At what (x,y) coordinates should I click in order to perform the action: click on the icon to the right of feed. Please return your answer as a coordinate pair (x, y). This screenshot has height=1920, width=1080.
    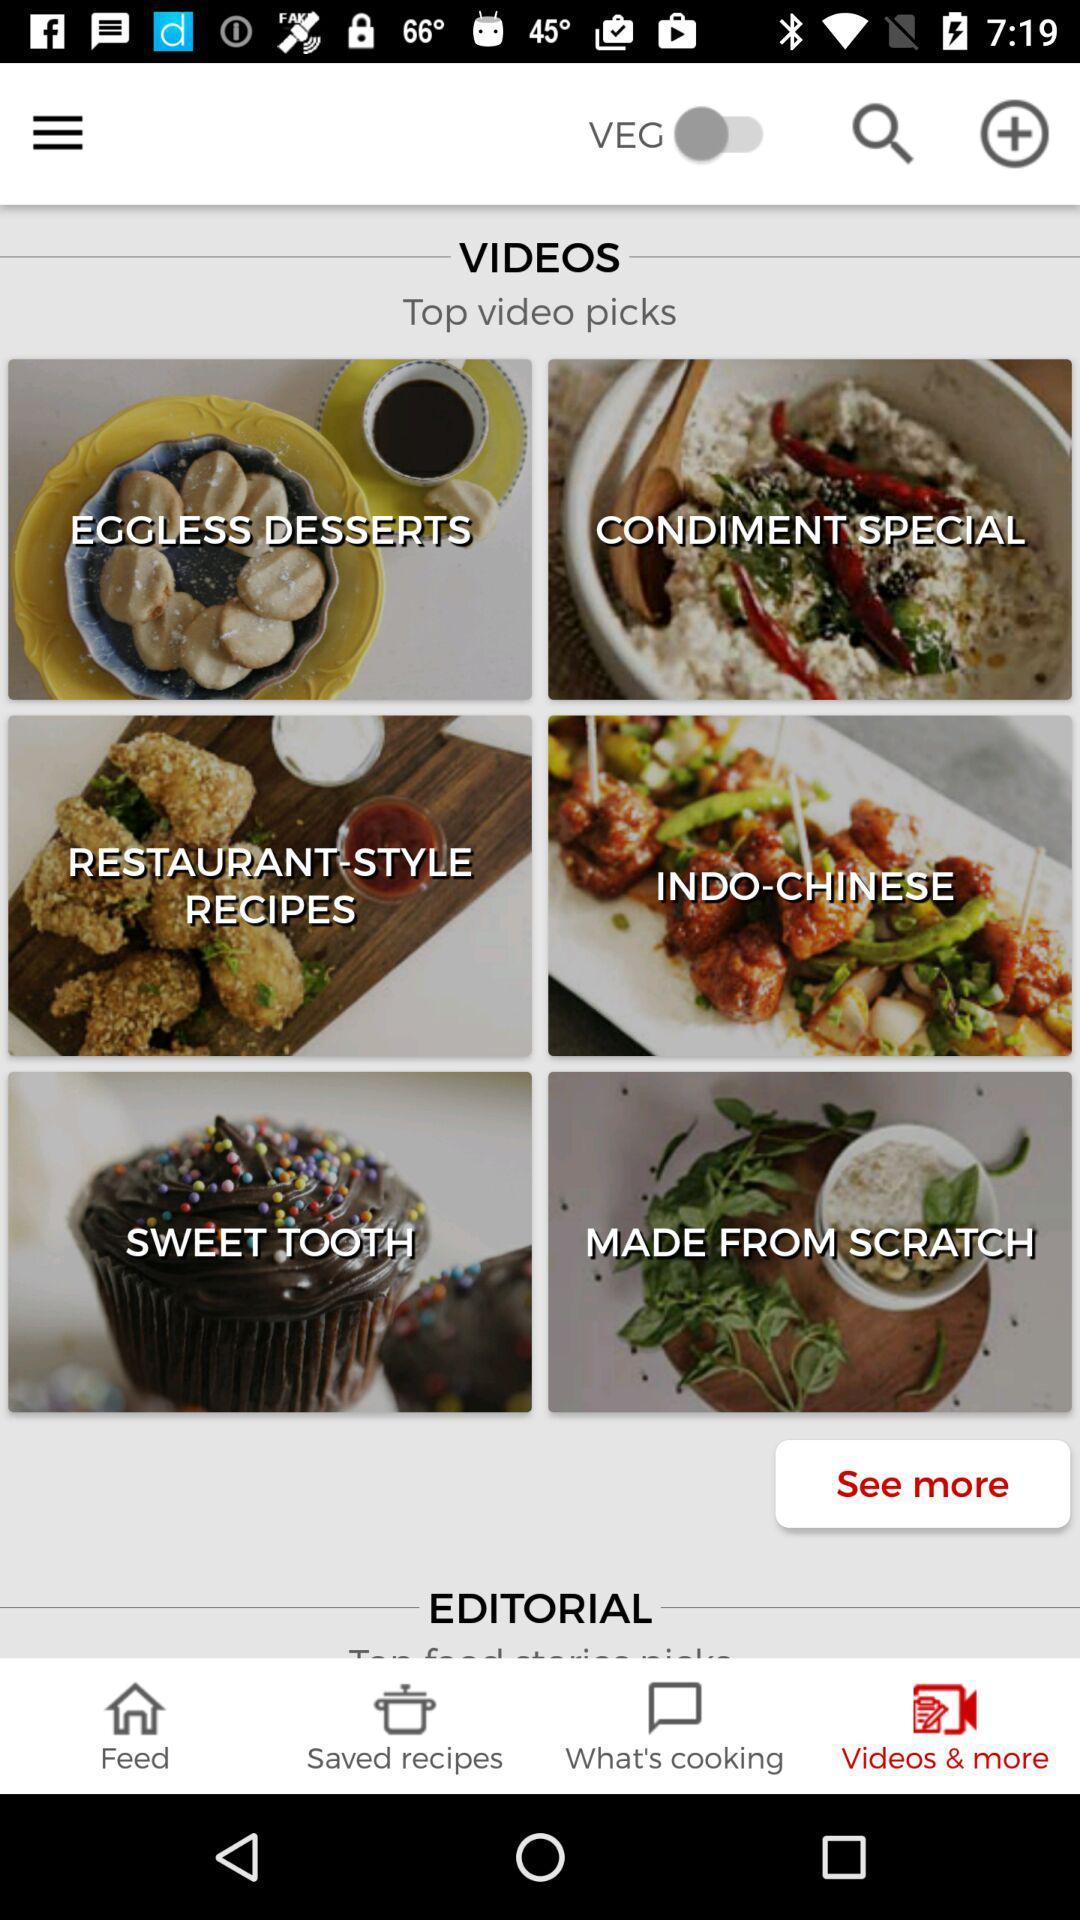
    Looking at the image, I should click on (405, 1725).